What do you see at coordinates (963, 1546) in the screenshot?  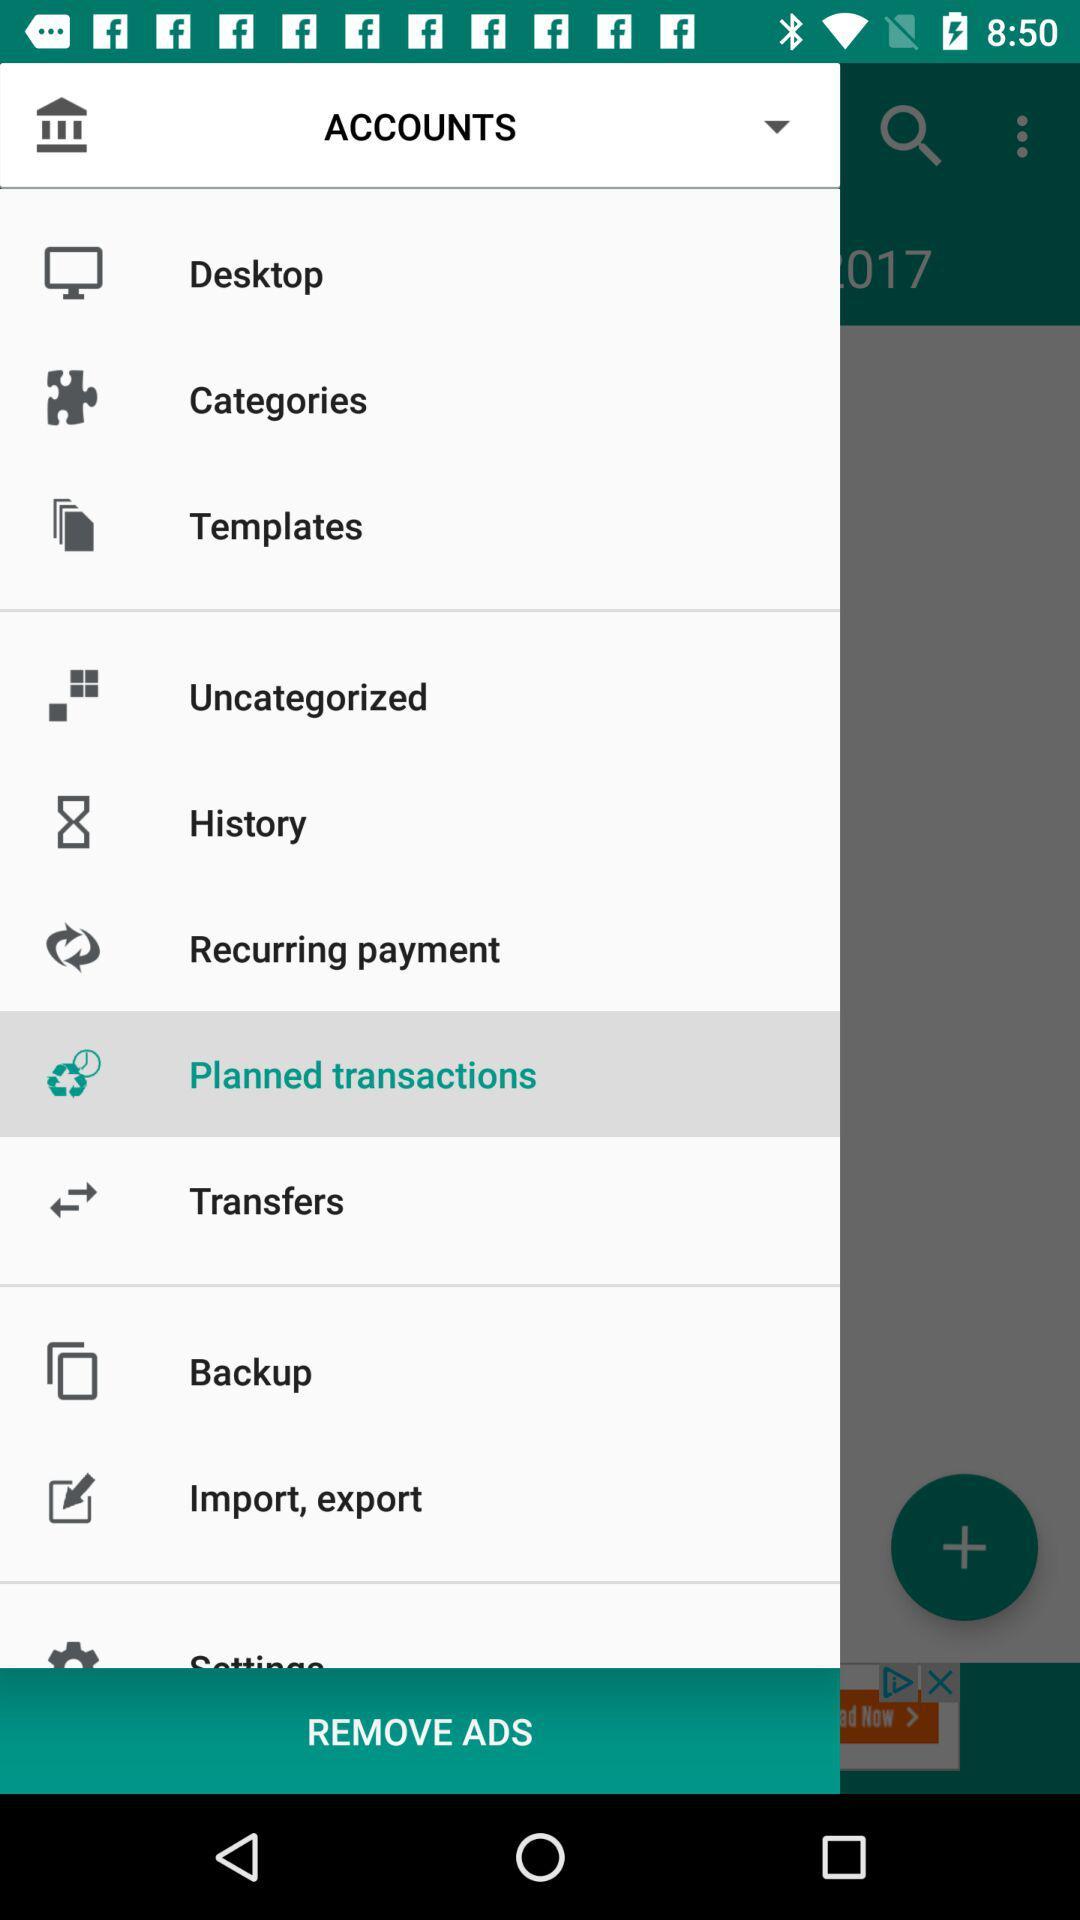 I see `symbol` at bounding box center [963, 1546].